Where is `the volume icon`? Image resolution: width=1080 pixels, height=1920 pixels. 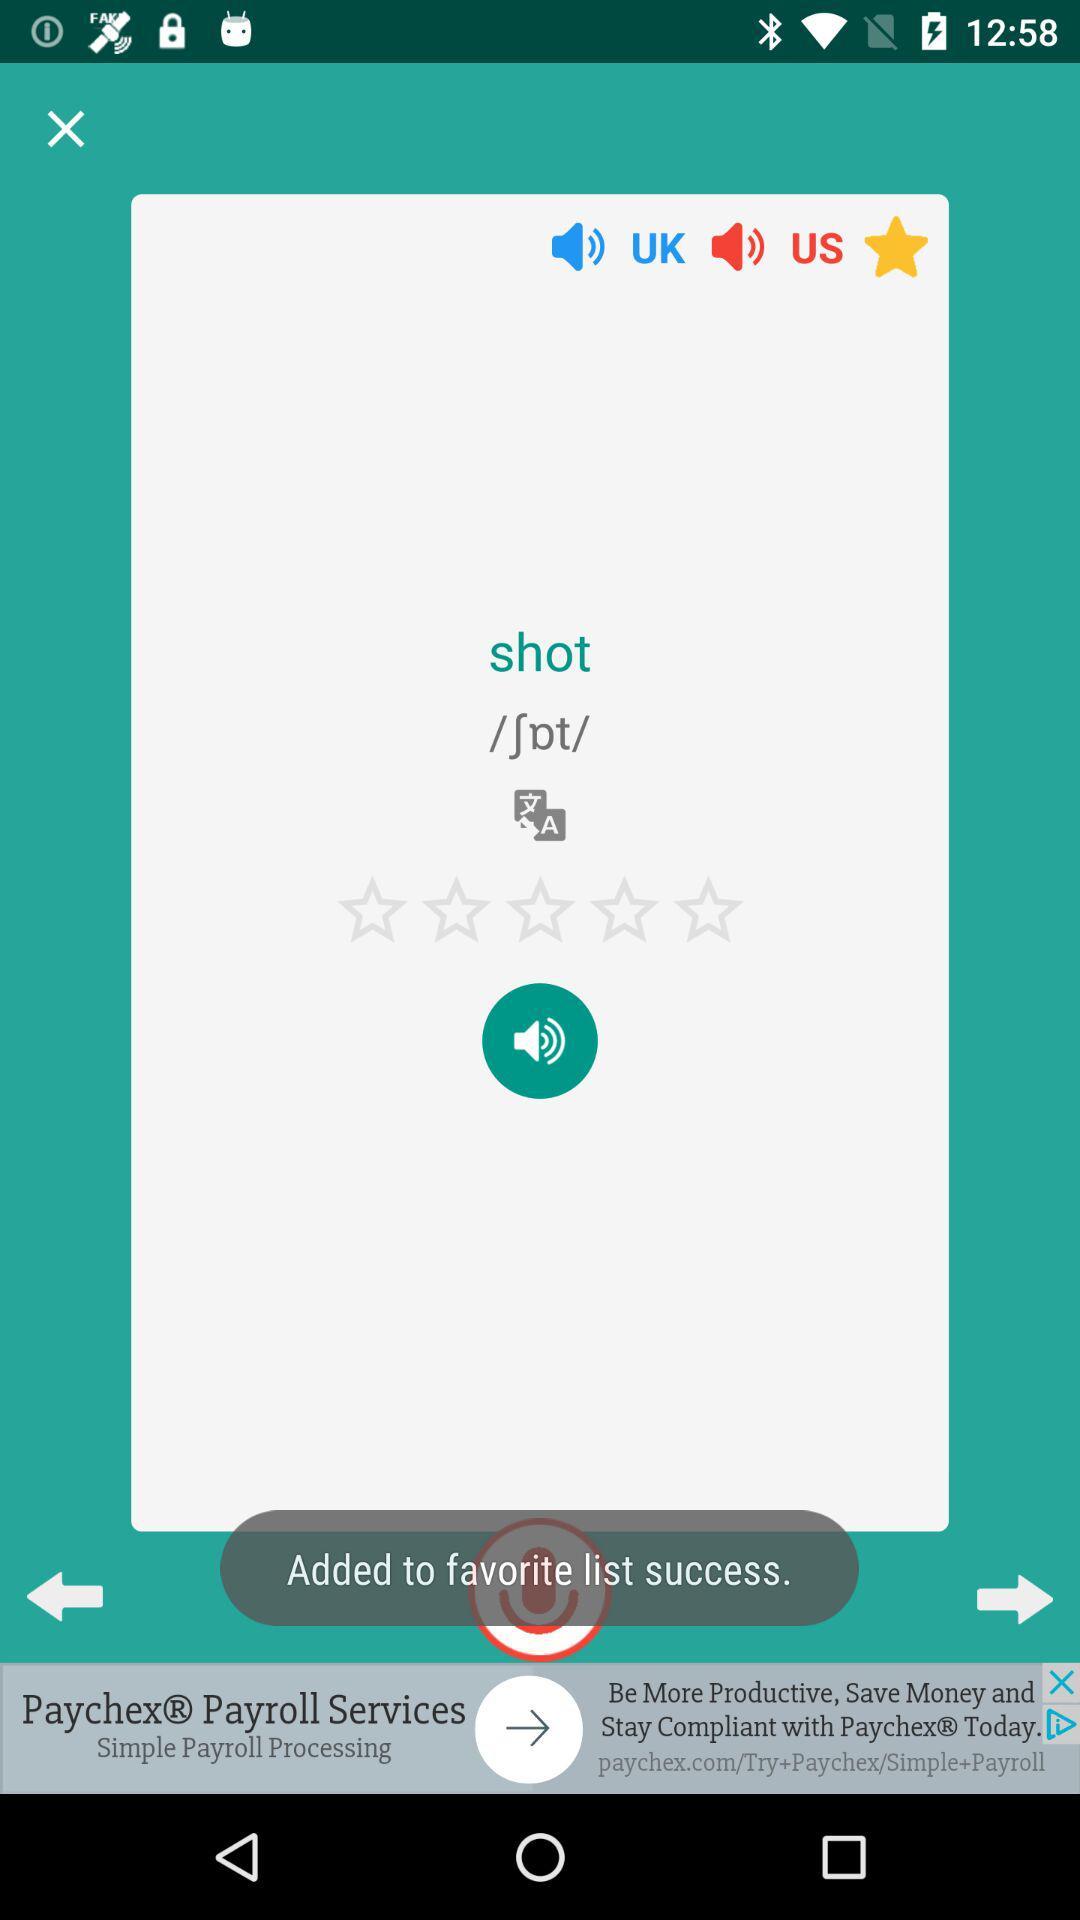 the volume icon is located at coordinates (737, 245).